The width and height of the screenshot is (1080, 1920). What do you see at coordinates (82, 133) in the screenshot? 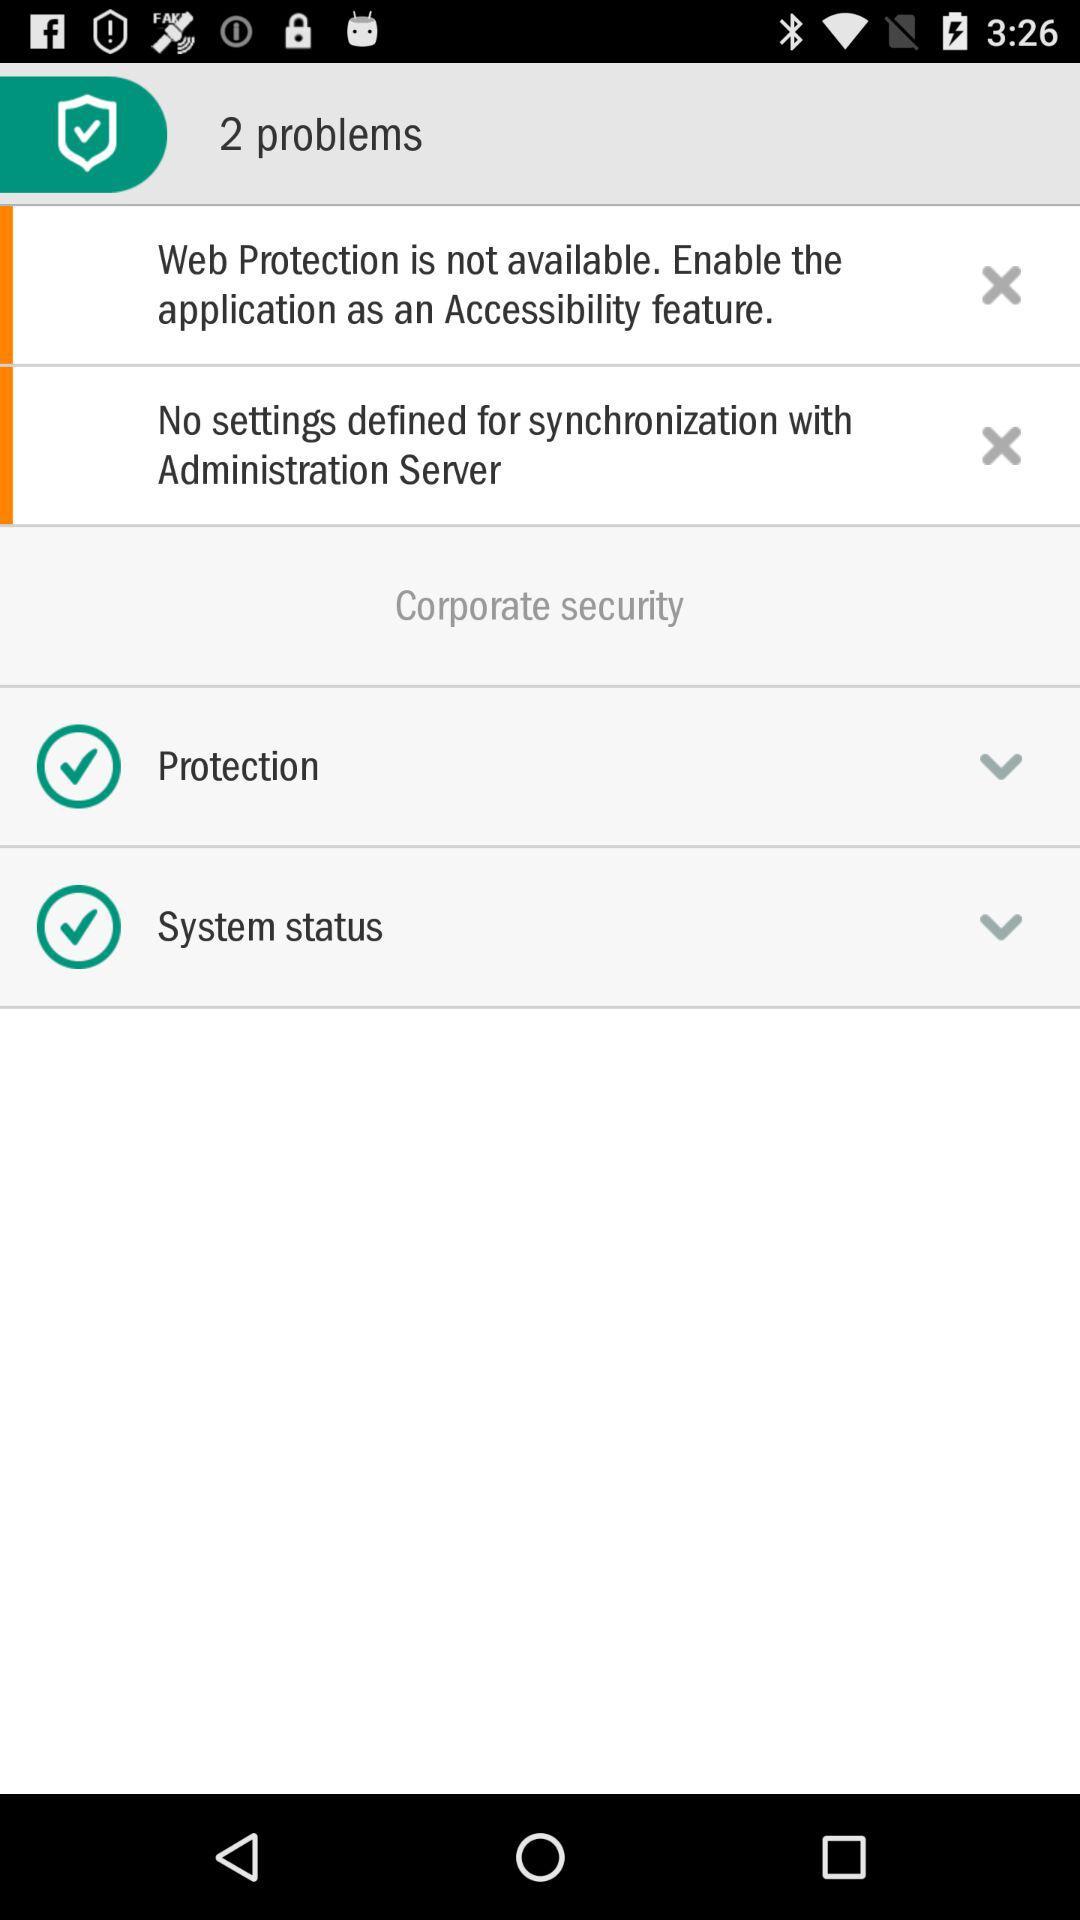
I see `the app to the left of 2 problems icon` at bounding box center [82, 133].